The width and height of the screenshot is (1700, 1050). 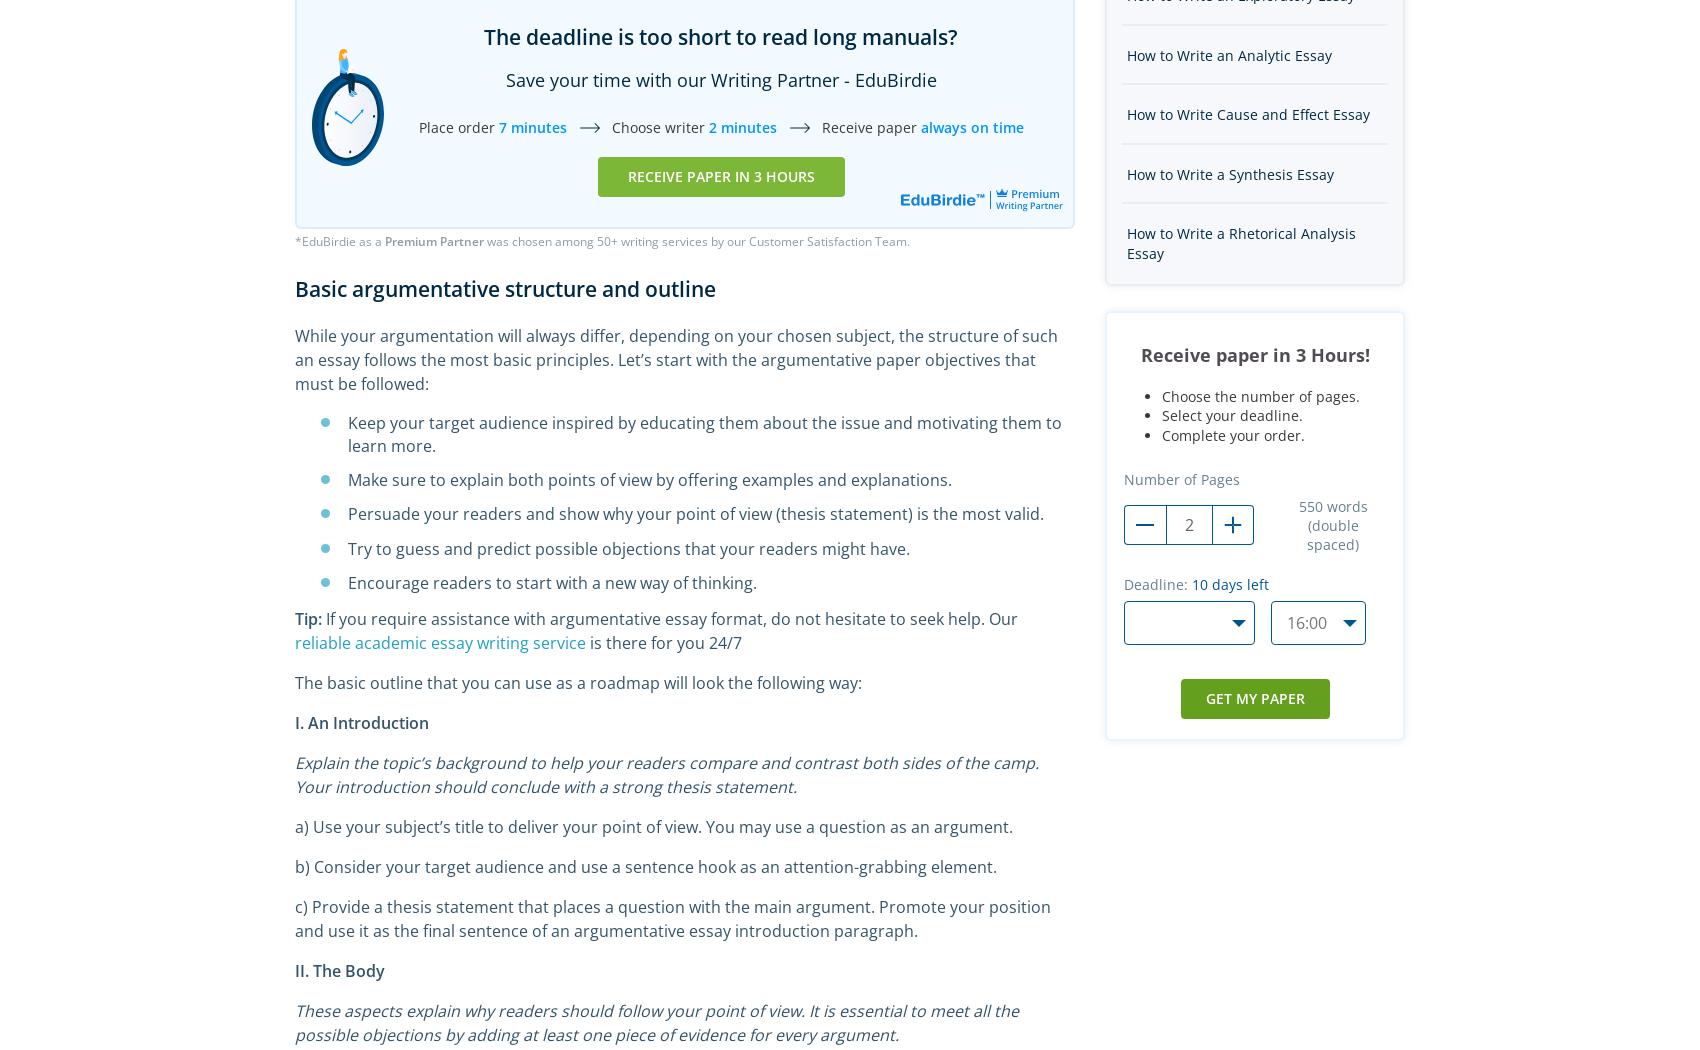 What do you see at coordinates (1260, 395) in the screenshot?
I see `'Choose the number of pages.'` at bounding box center [1260, 395].